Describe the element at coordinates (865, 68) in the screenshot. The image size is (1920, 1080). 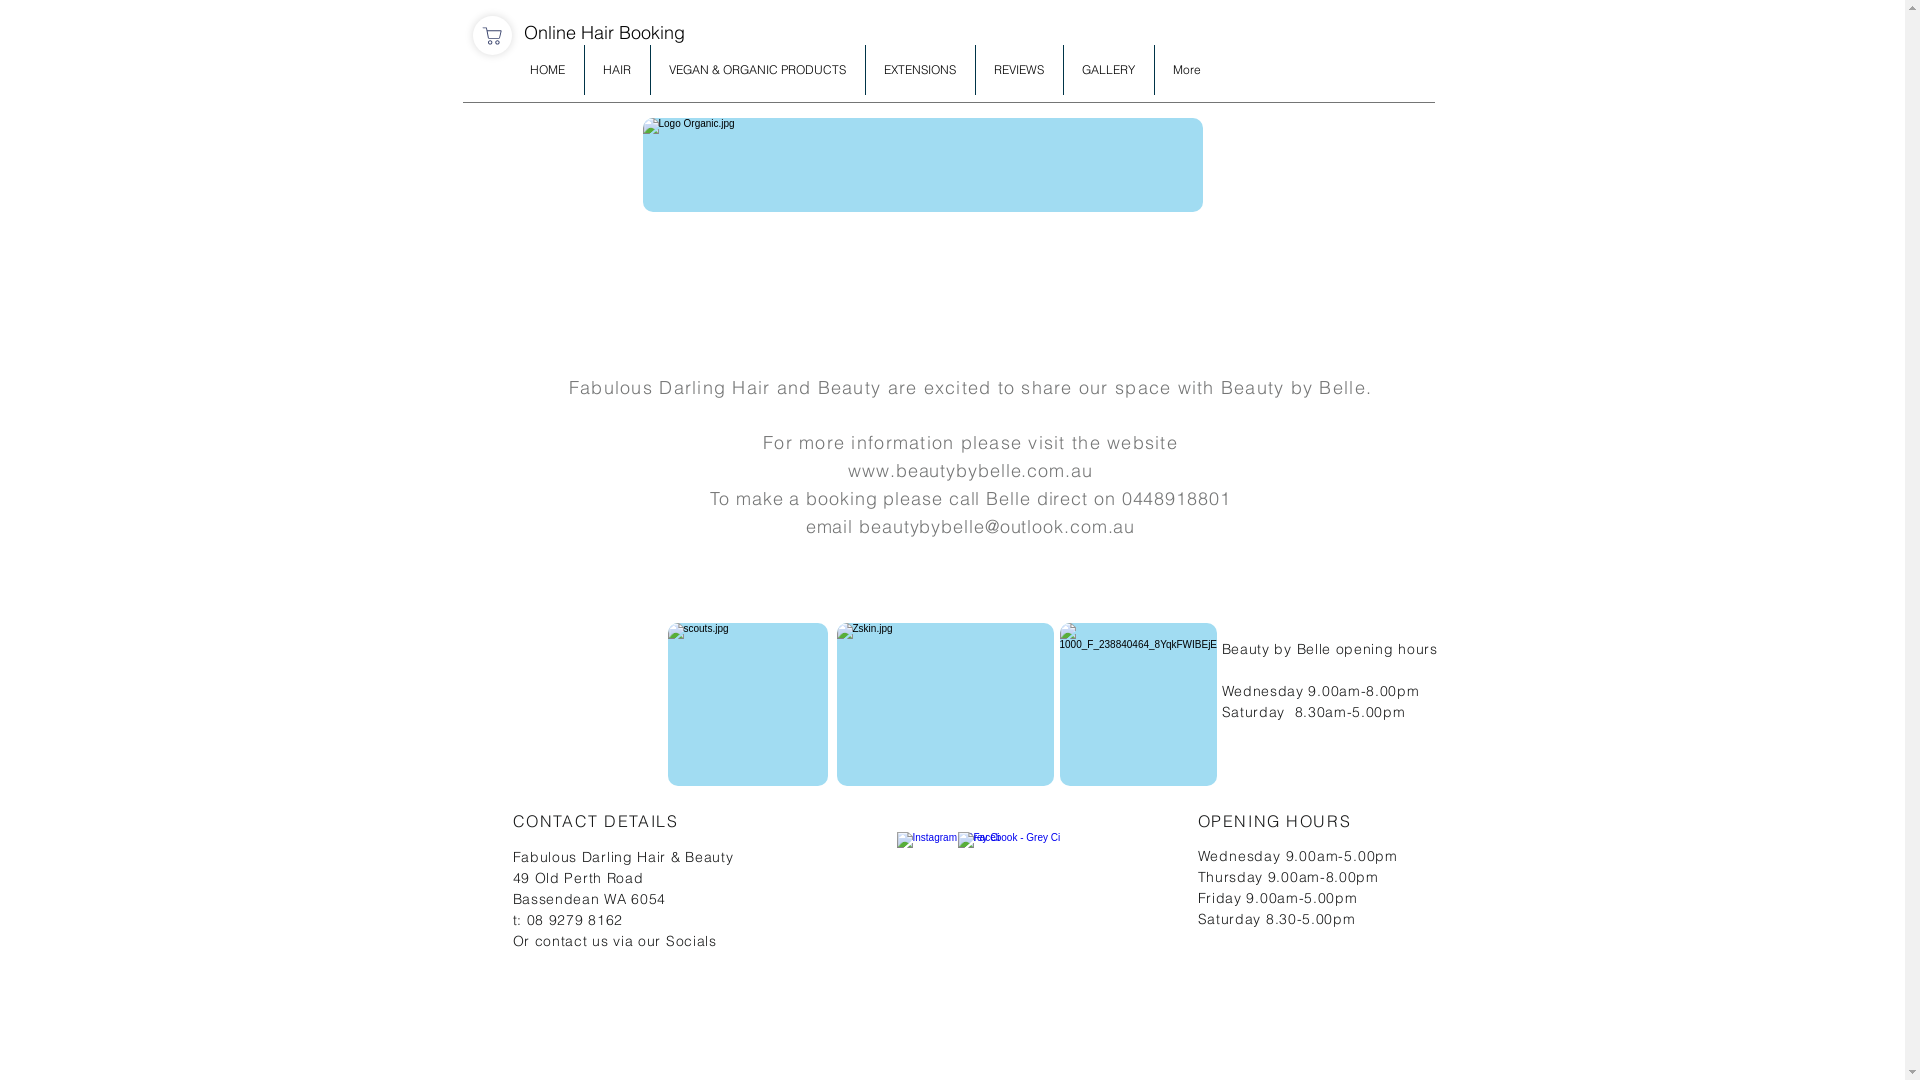
I see `'EXTENSIONS'` at that location.